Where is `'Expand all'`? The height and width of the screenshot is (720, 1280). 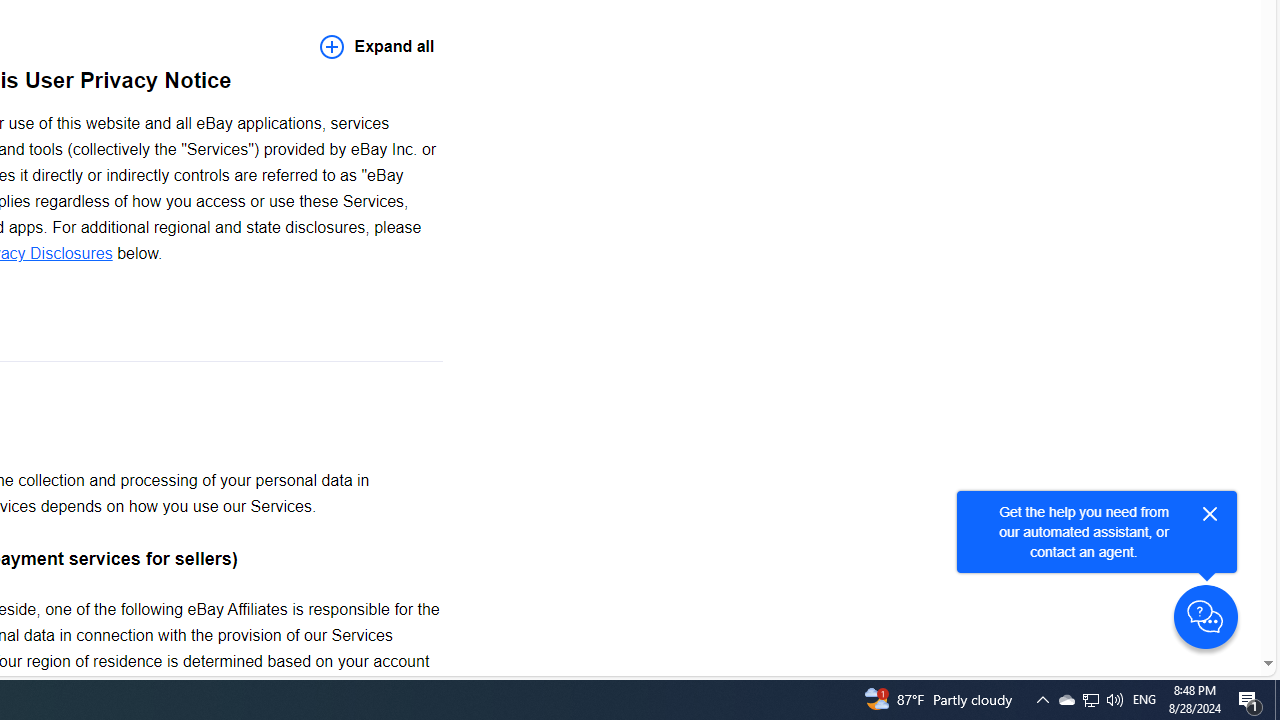
'Expand all' is located at coordinates (377, 45).